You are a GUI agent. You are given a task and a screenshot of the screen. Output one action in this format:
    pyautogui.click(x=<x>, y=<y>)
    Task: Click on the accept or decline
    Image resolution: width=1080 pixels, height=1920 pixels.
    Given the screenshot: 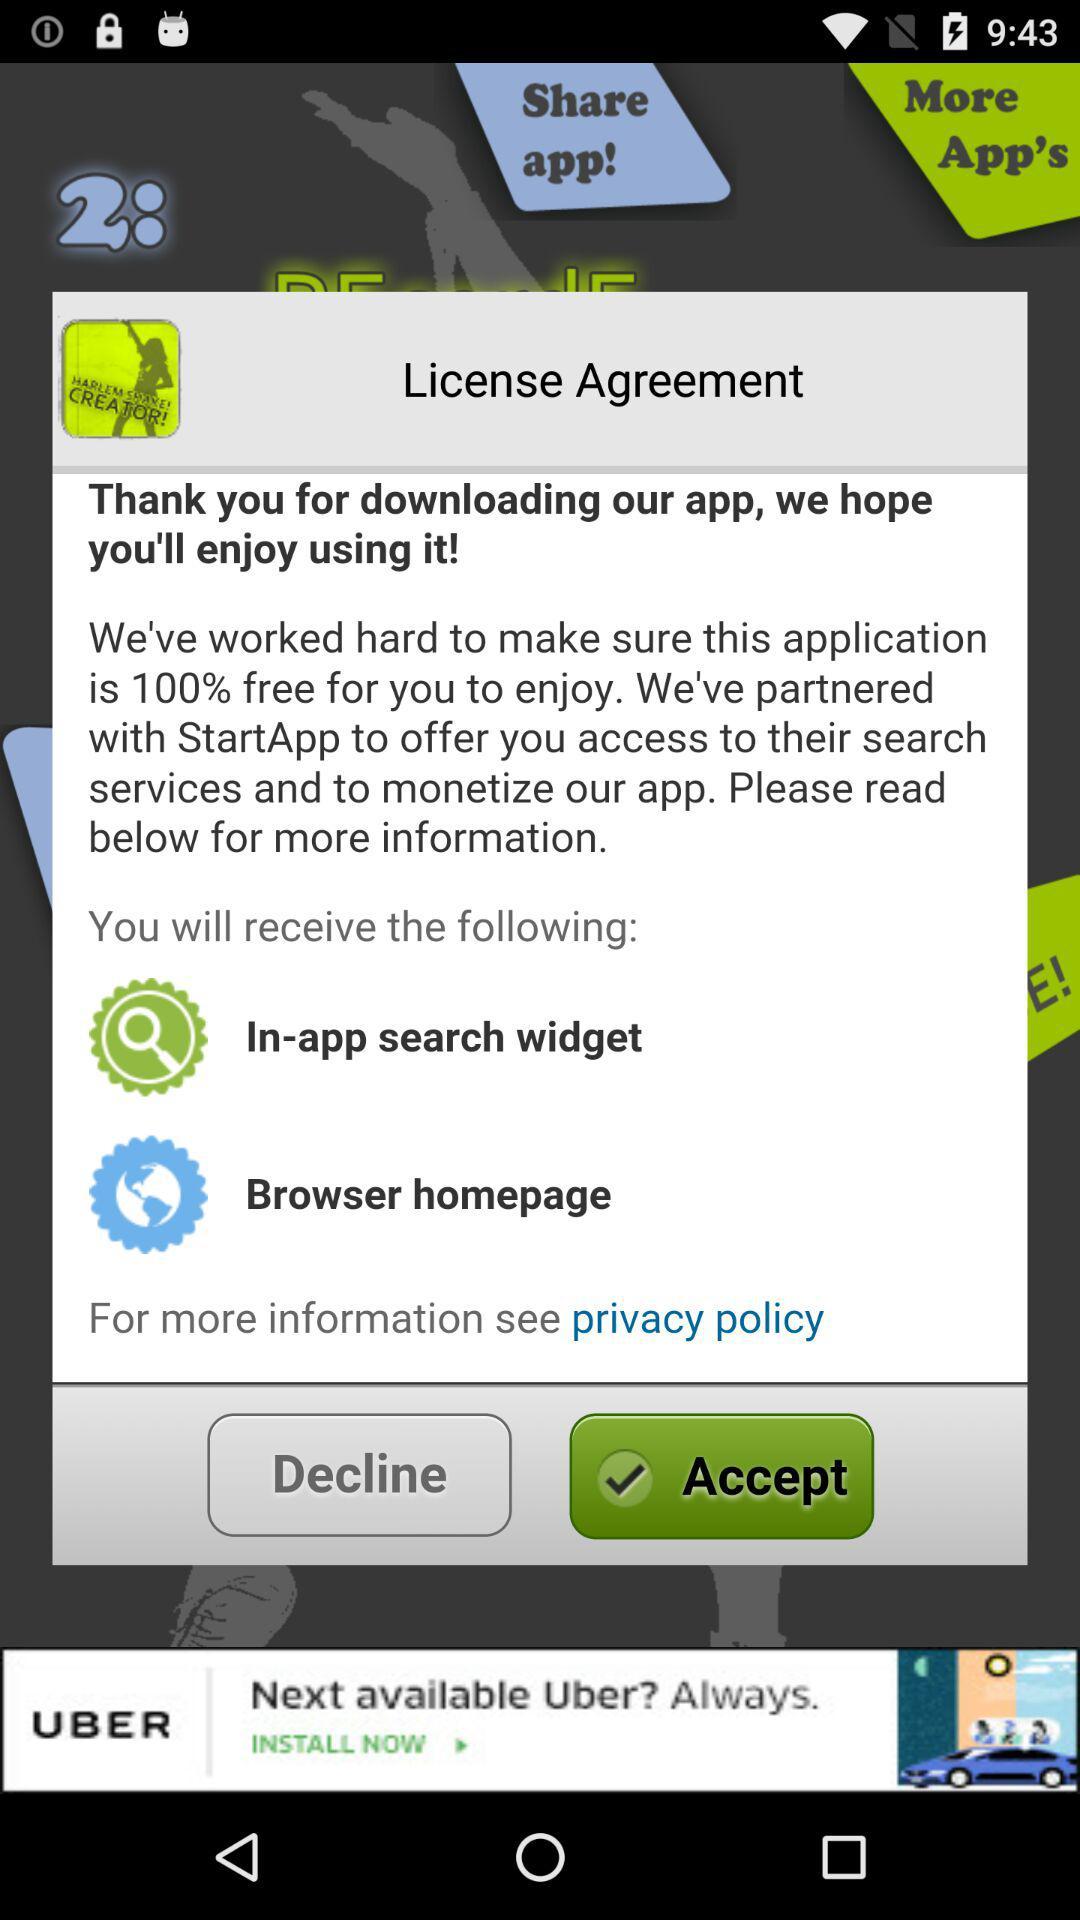 What is the action you would take?
    pyautogui.click(x=540, y=1474)
    